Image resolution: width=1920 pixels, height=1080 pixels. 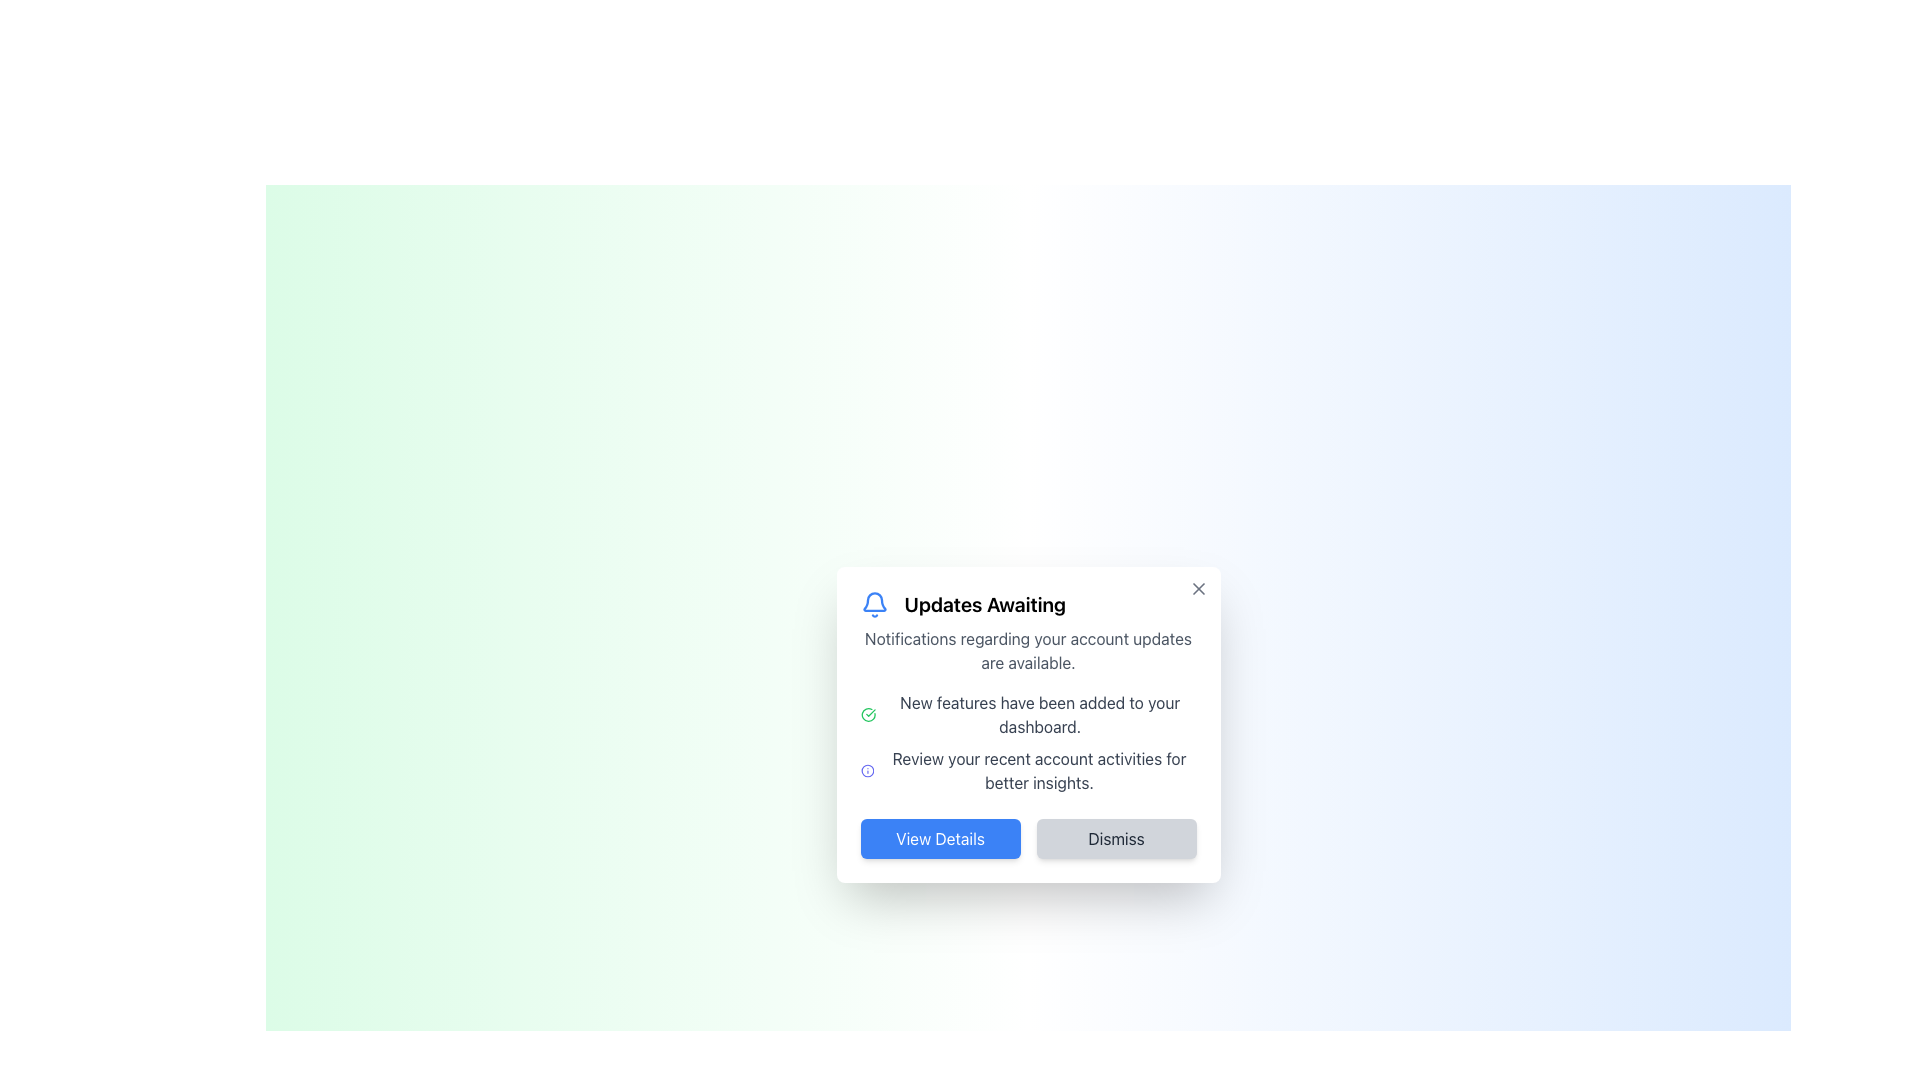 What do you see at coordinates (1028, 651) in the screenshot?
I see `the static text notification regarding account updates located below the title 'Updates Awaiting' and above descriptions of new features and account activities` at bounding box center [1028, 651].